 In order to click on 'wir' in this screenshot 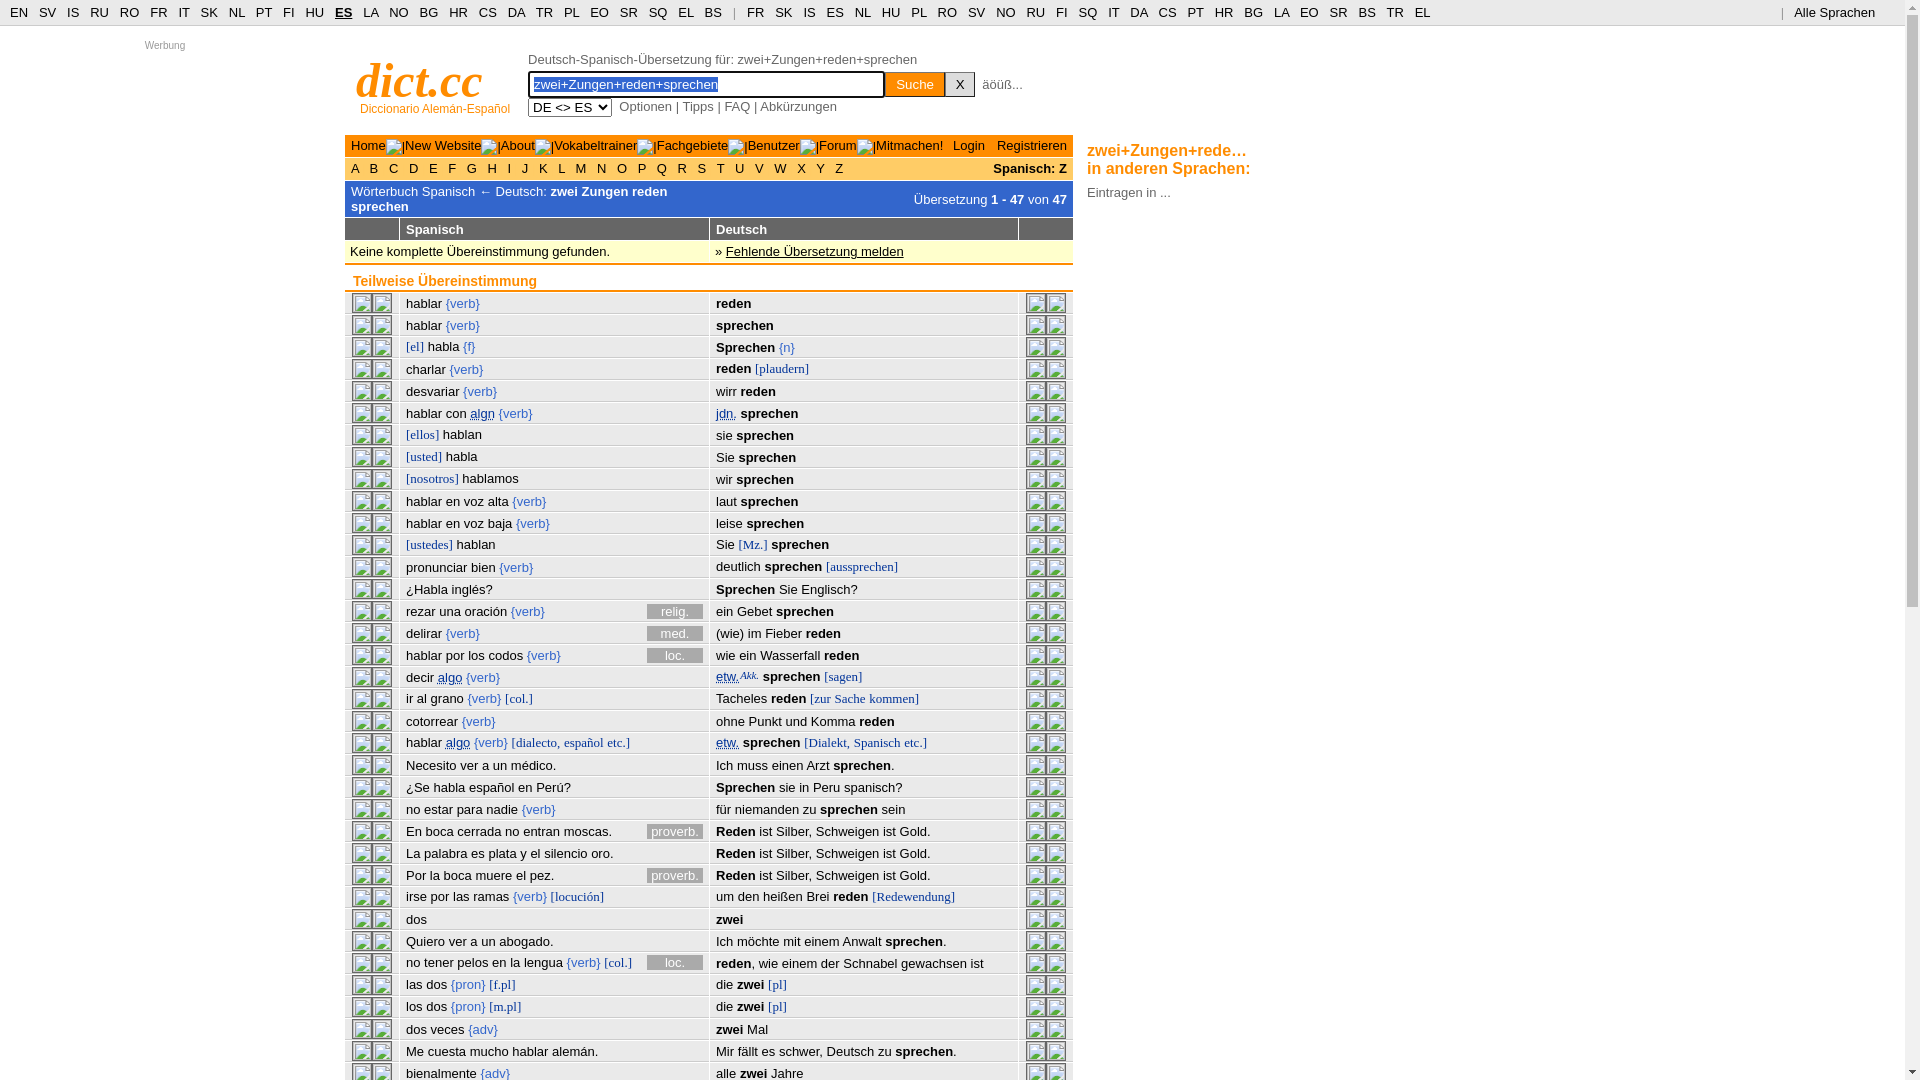, I will do `click(723, 479)`.